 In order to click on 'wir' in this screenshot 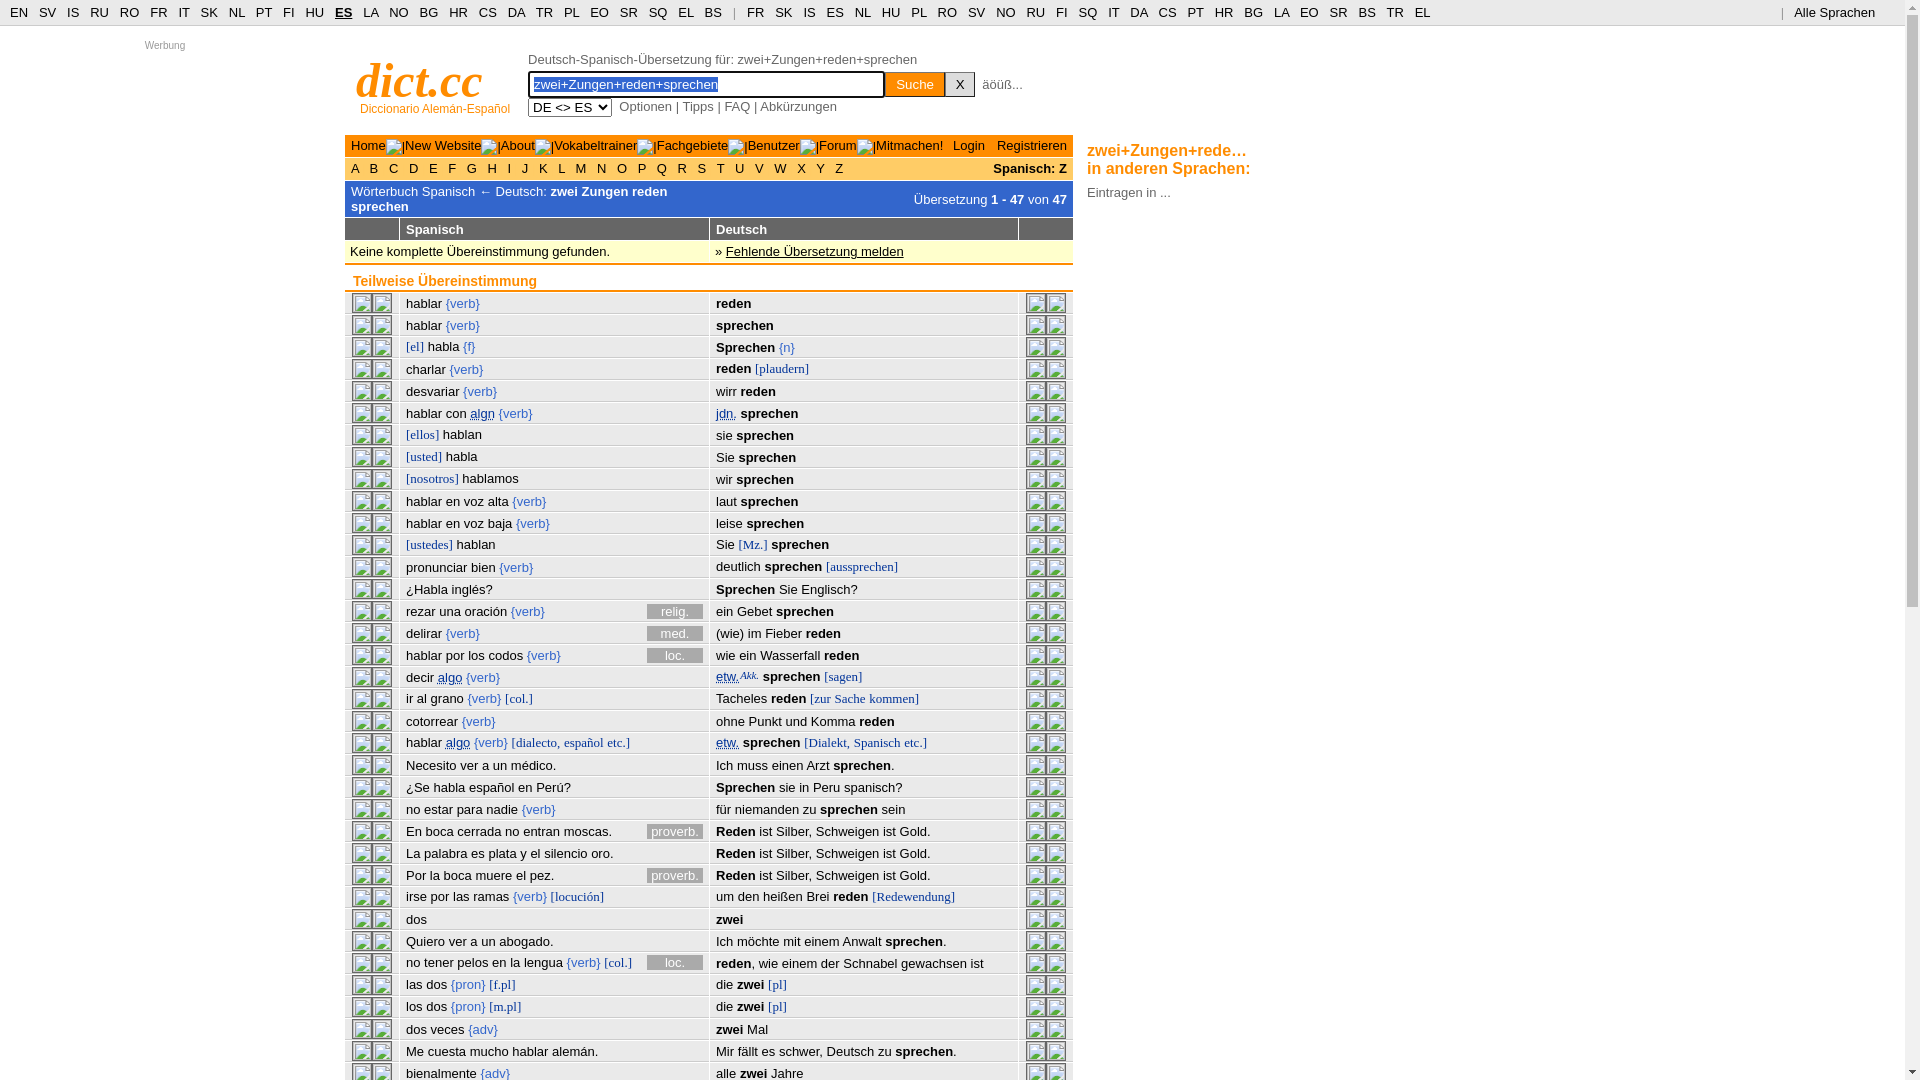, I will do `click(723, 479)`.